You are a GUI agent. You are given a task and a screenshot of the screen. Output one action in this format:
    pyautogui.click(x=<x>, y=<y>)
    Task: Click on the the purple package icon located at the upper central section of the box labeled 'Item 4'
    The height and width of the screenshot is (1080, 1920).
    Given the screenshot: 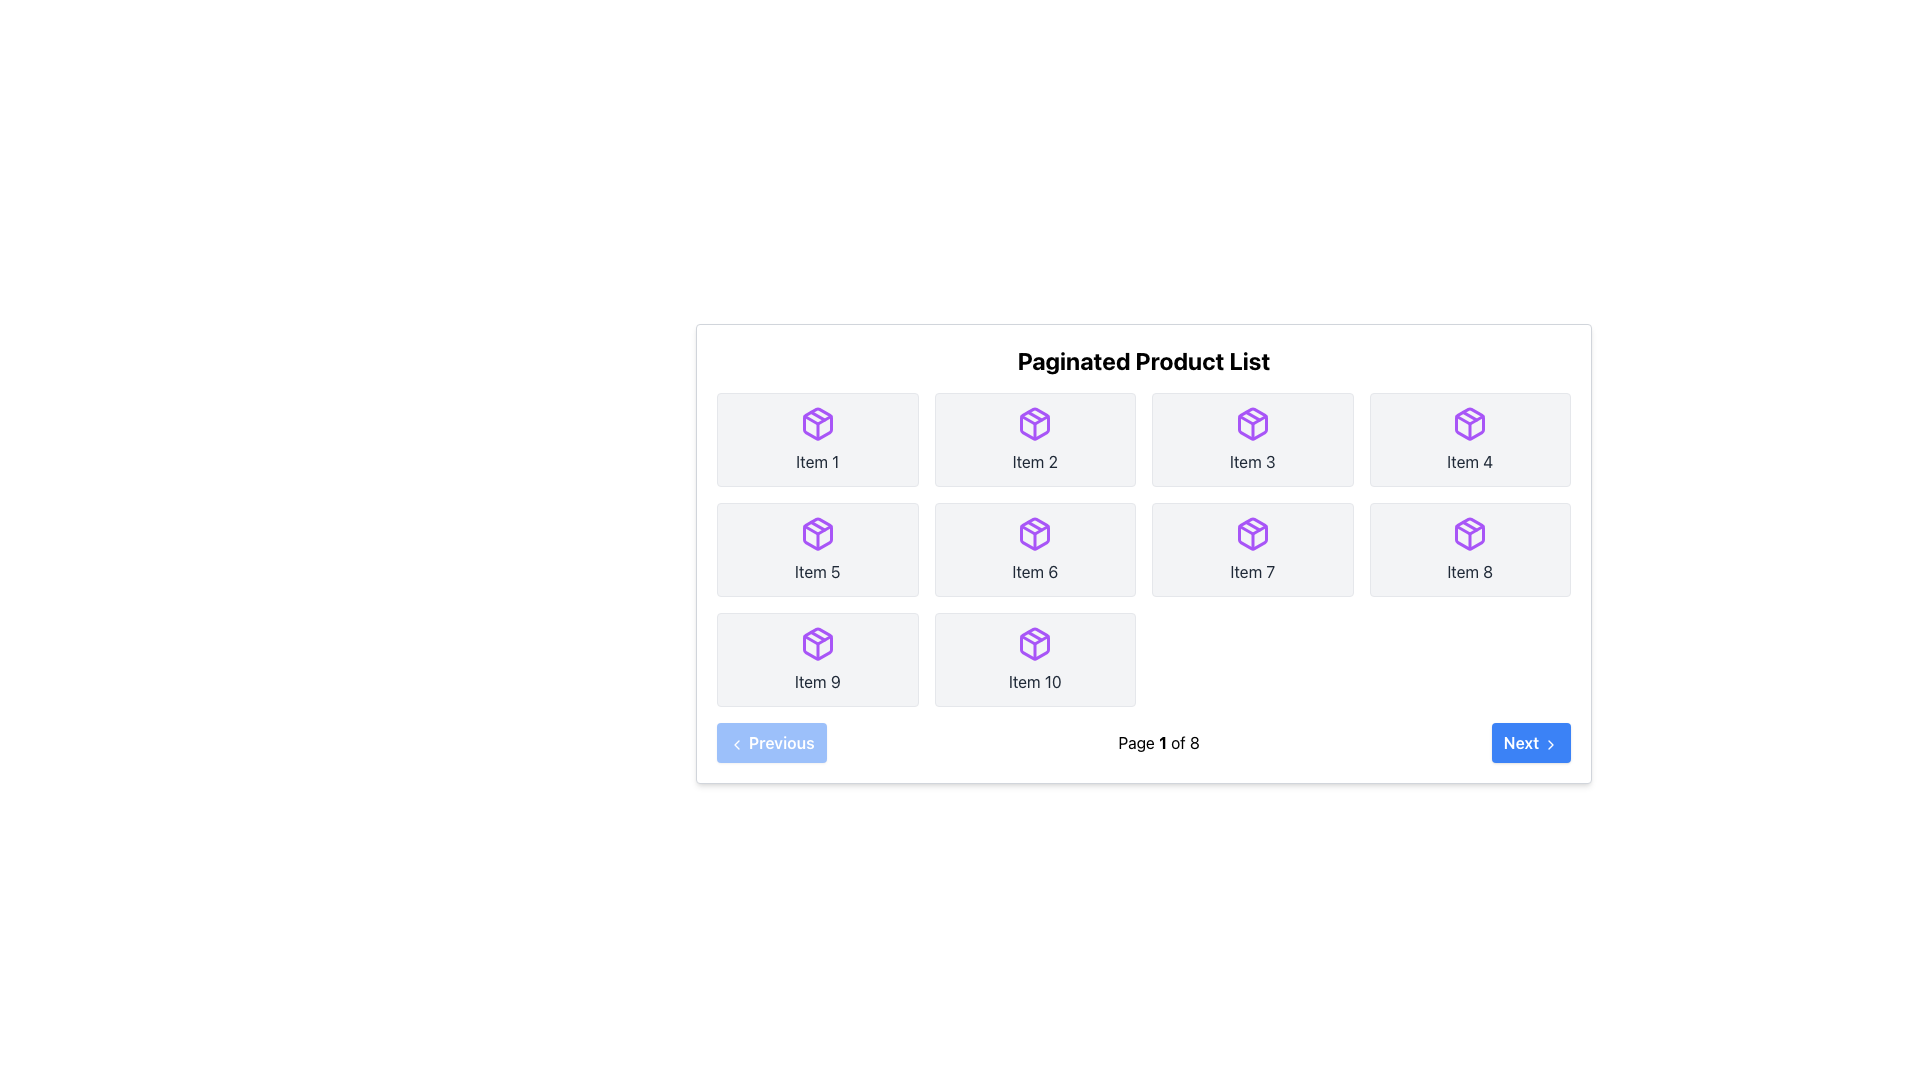 What is the action you would take?
    pyautogui.click(x=1470, y=423)
    